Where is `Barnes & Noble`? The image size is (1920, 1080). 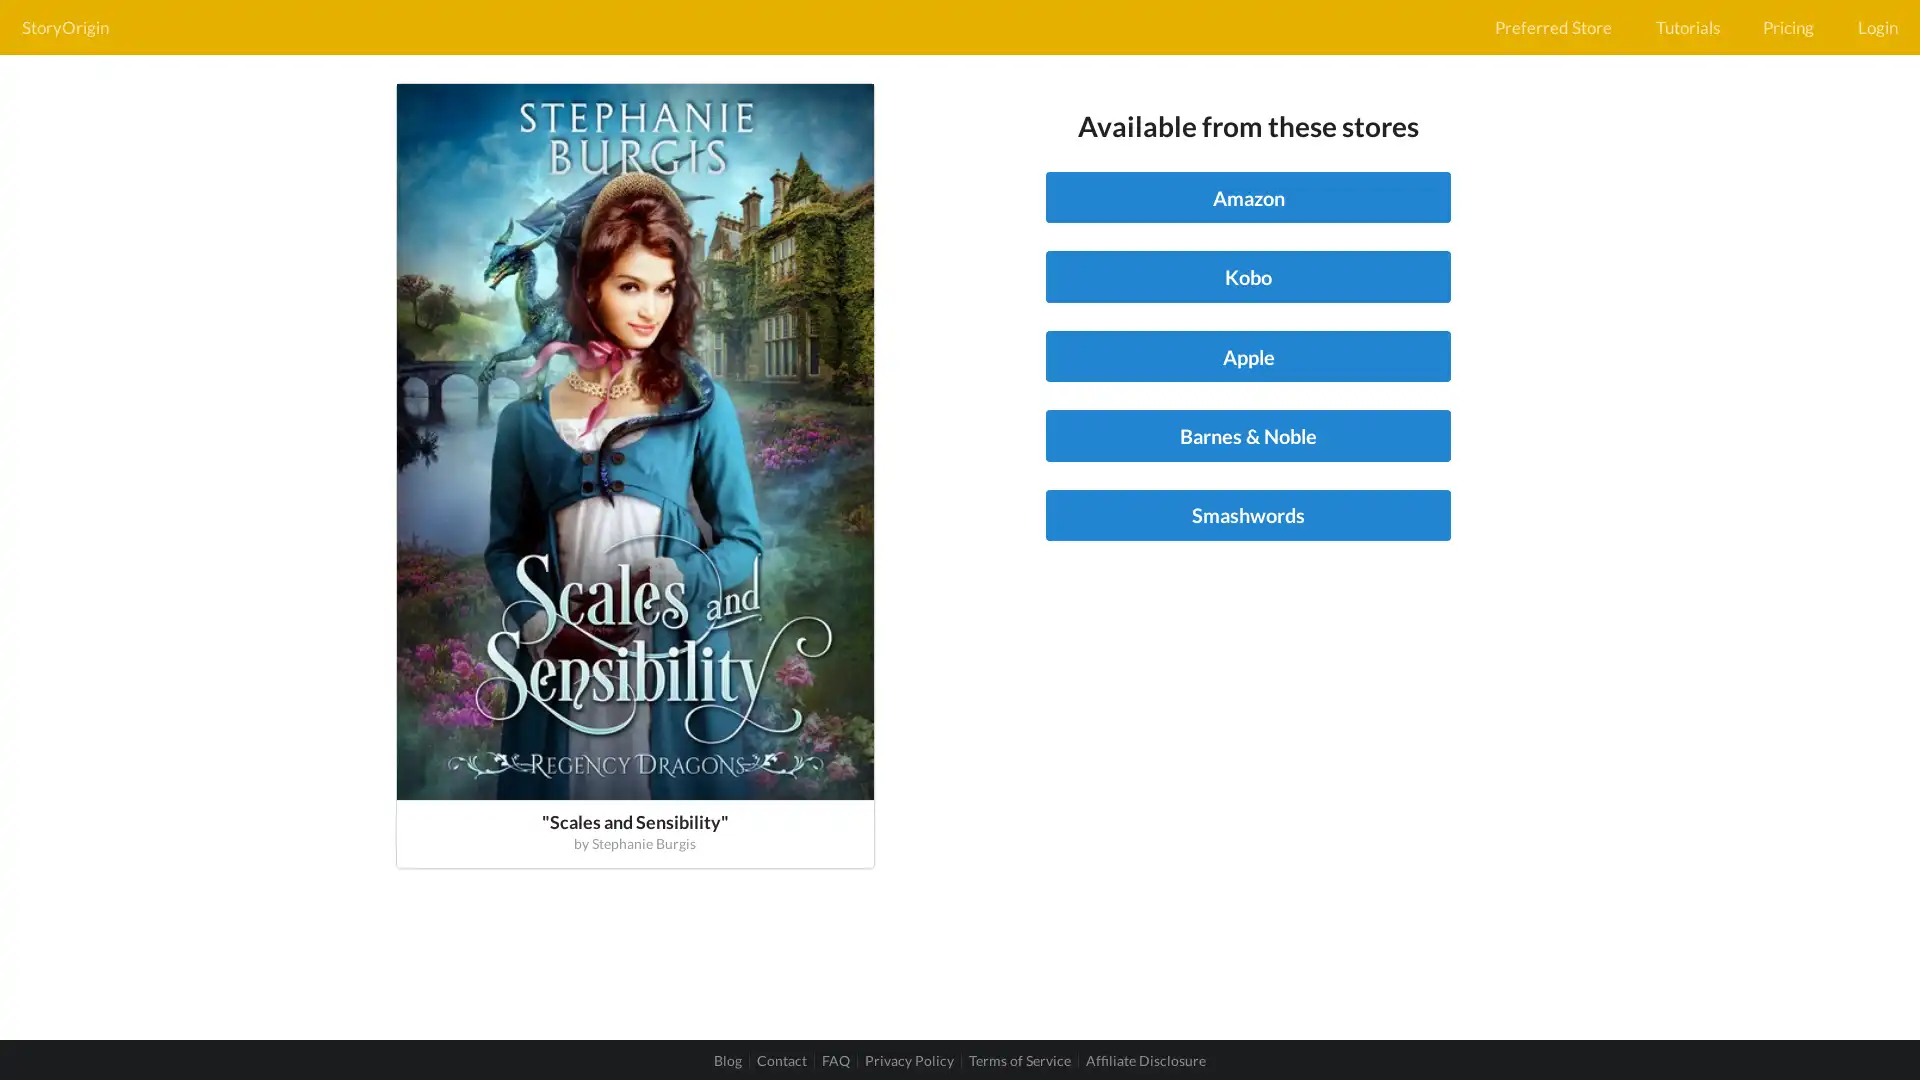 Barnes & Noble is located at coordinates (1247, 434).